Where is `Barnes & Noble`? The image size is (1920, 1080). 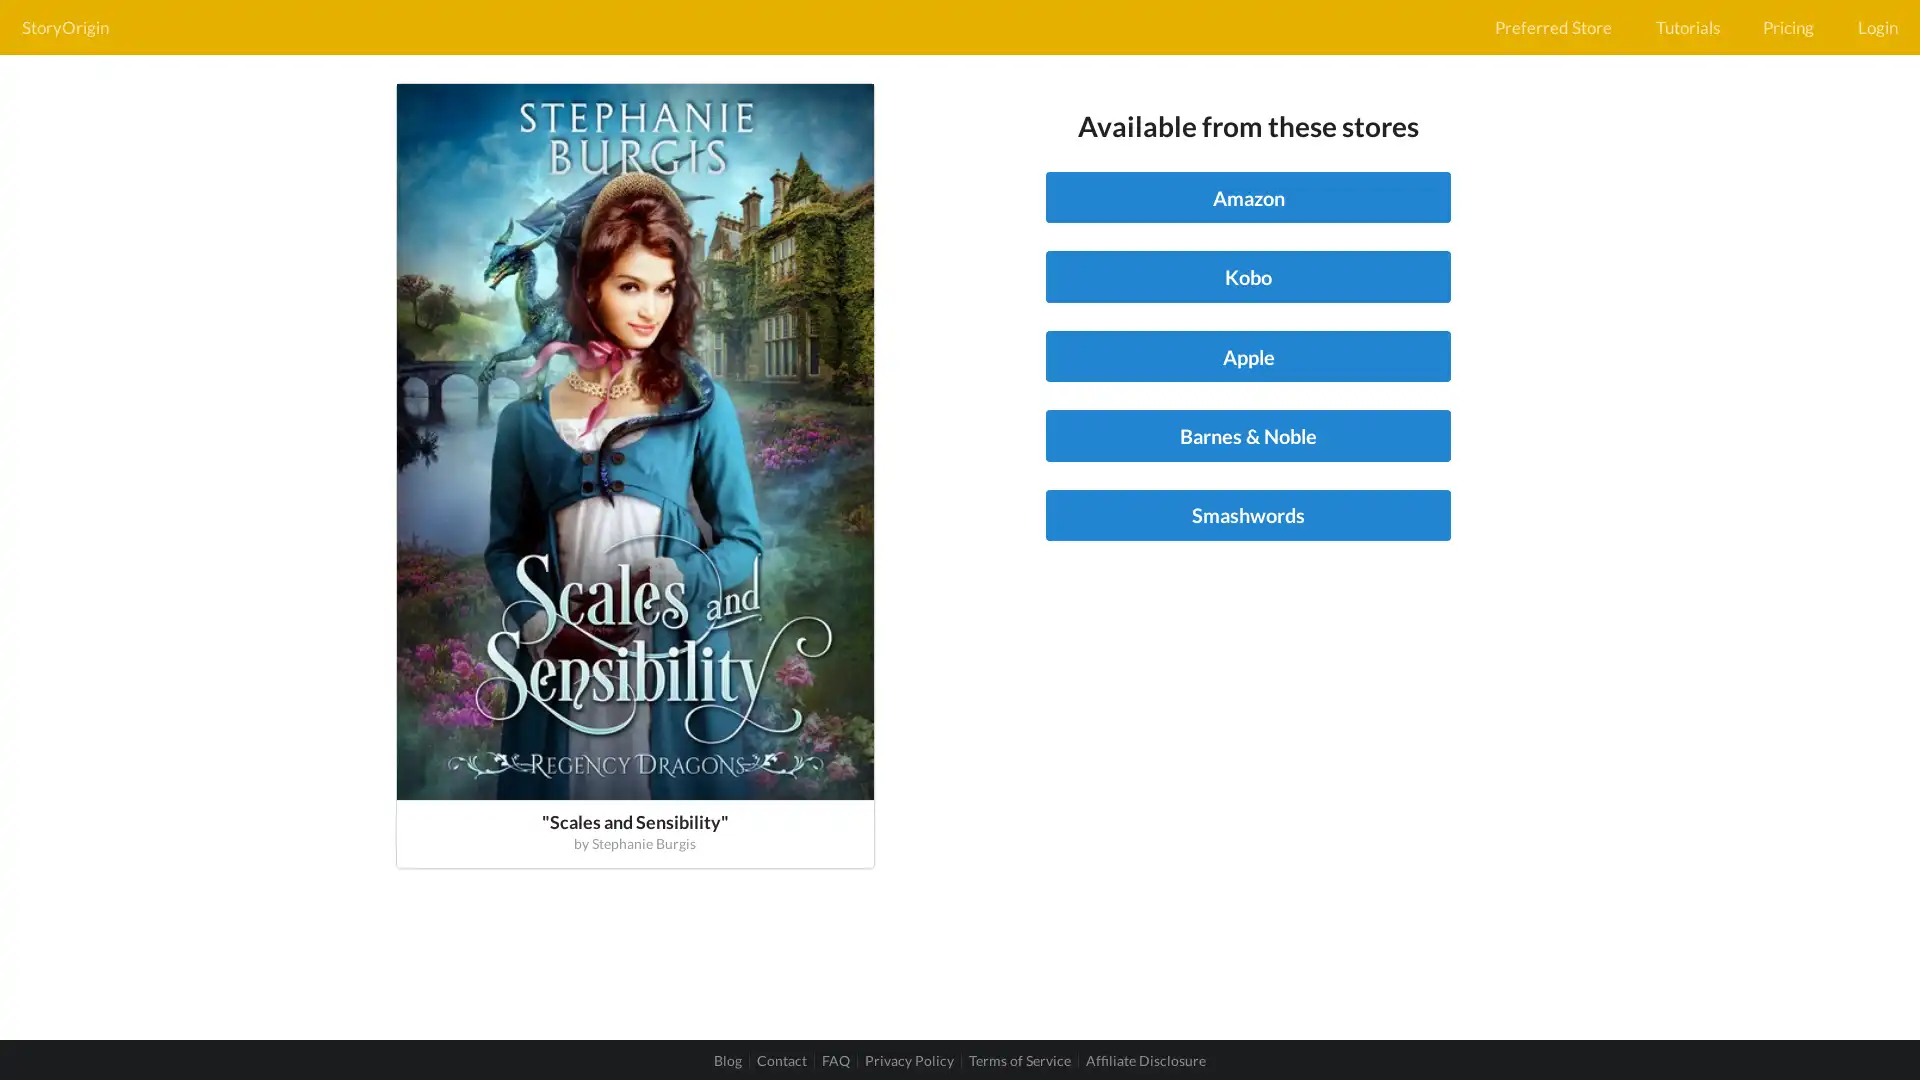 Barnes & Noble is located at coordinates (1247, 434).